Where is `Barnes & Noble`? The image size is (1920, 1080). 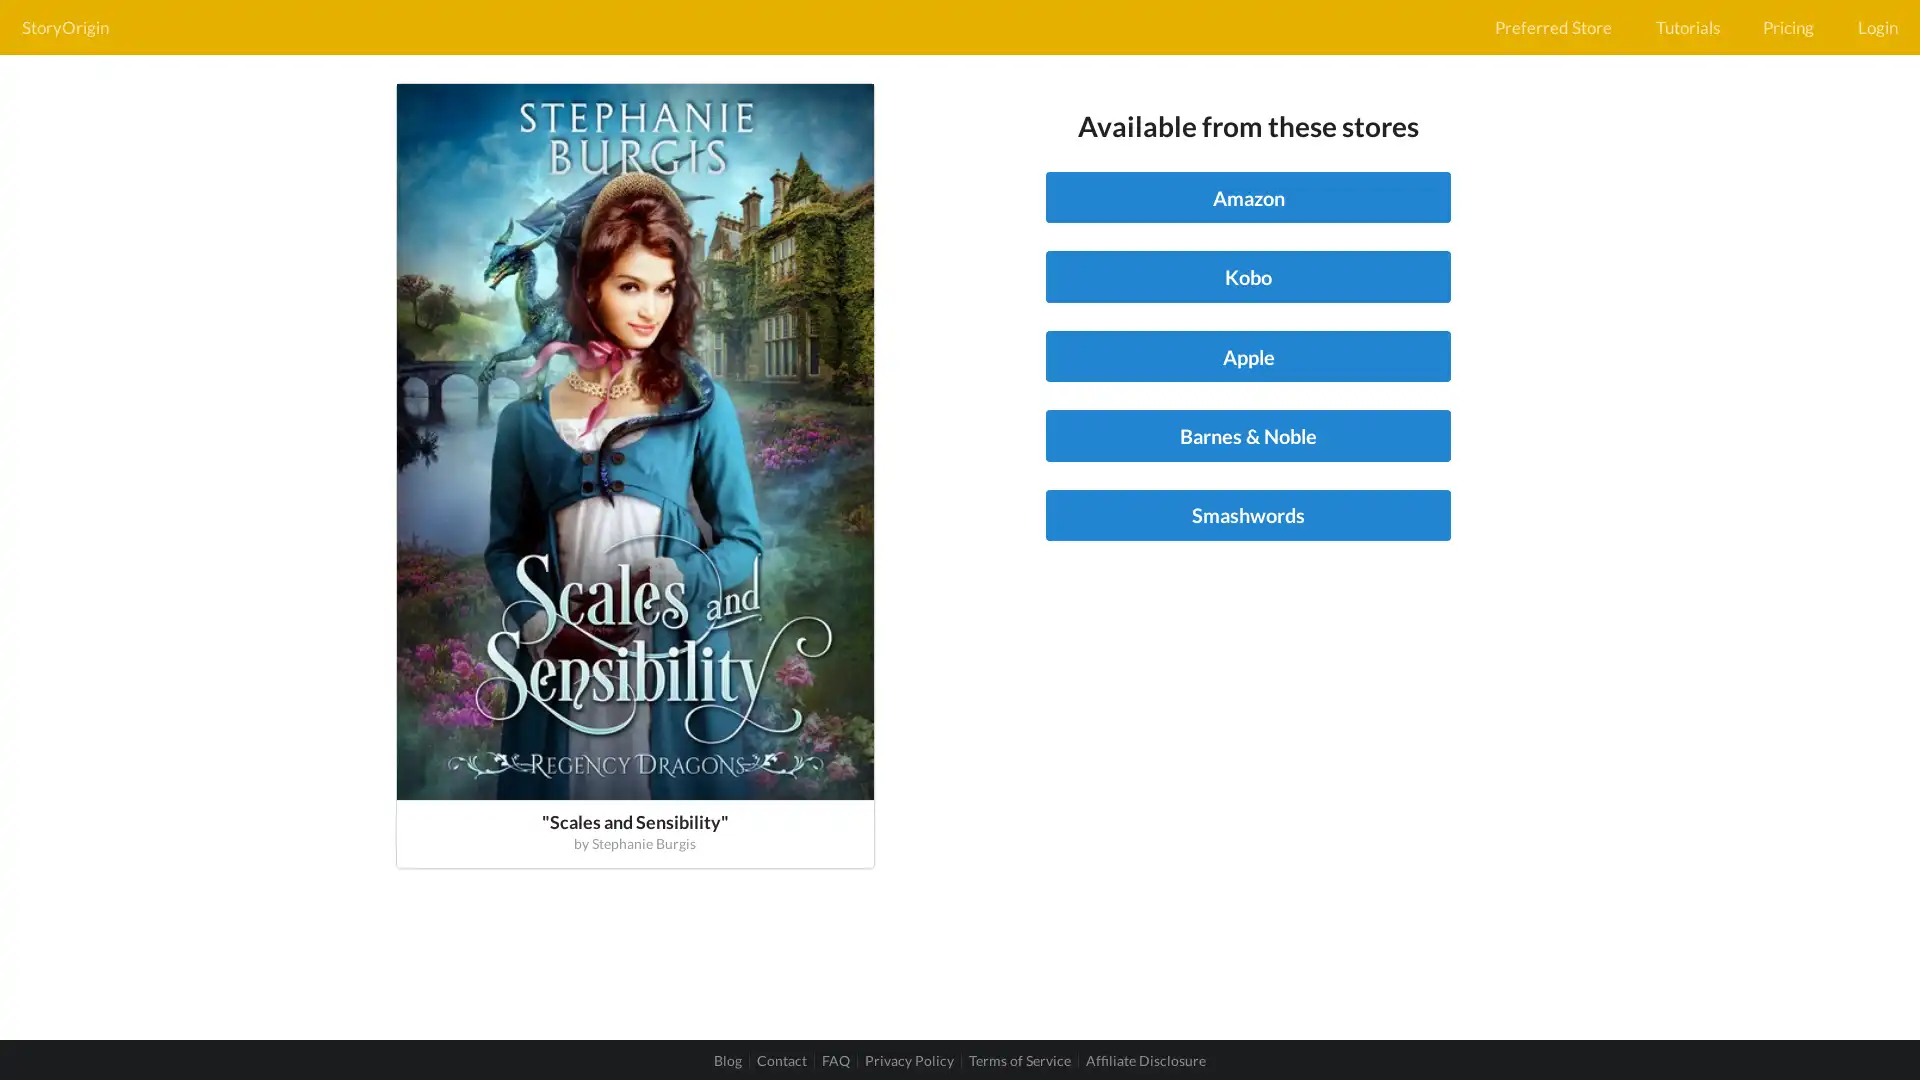 Barnes & Noble is located at coordinates (1247, 434).